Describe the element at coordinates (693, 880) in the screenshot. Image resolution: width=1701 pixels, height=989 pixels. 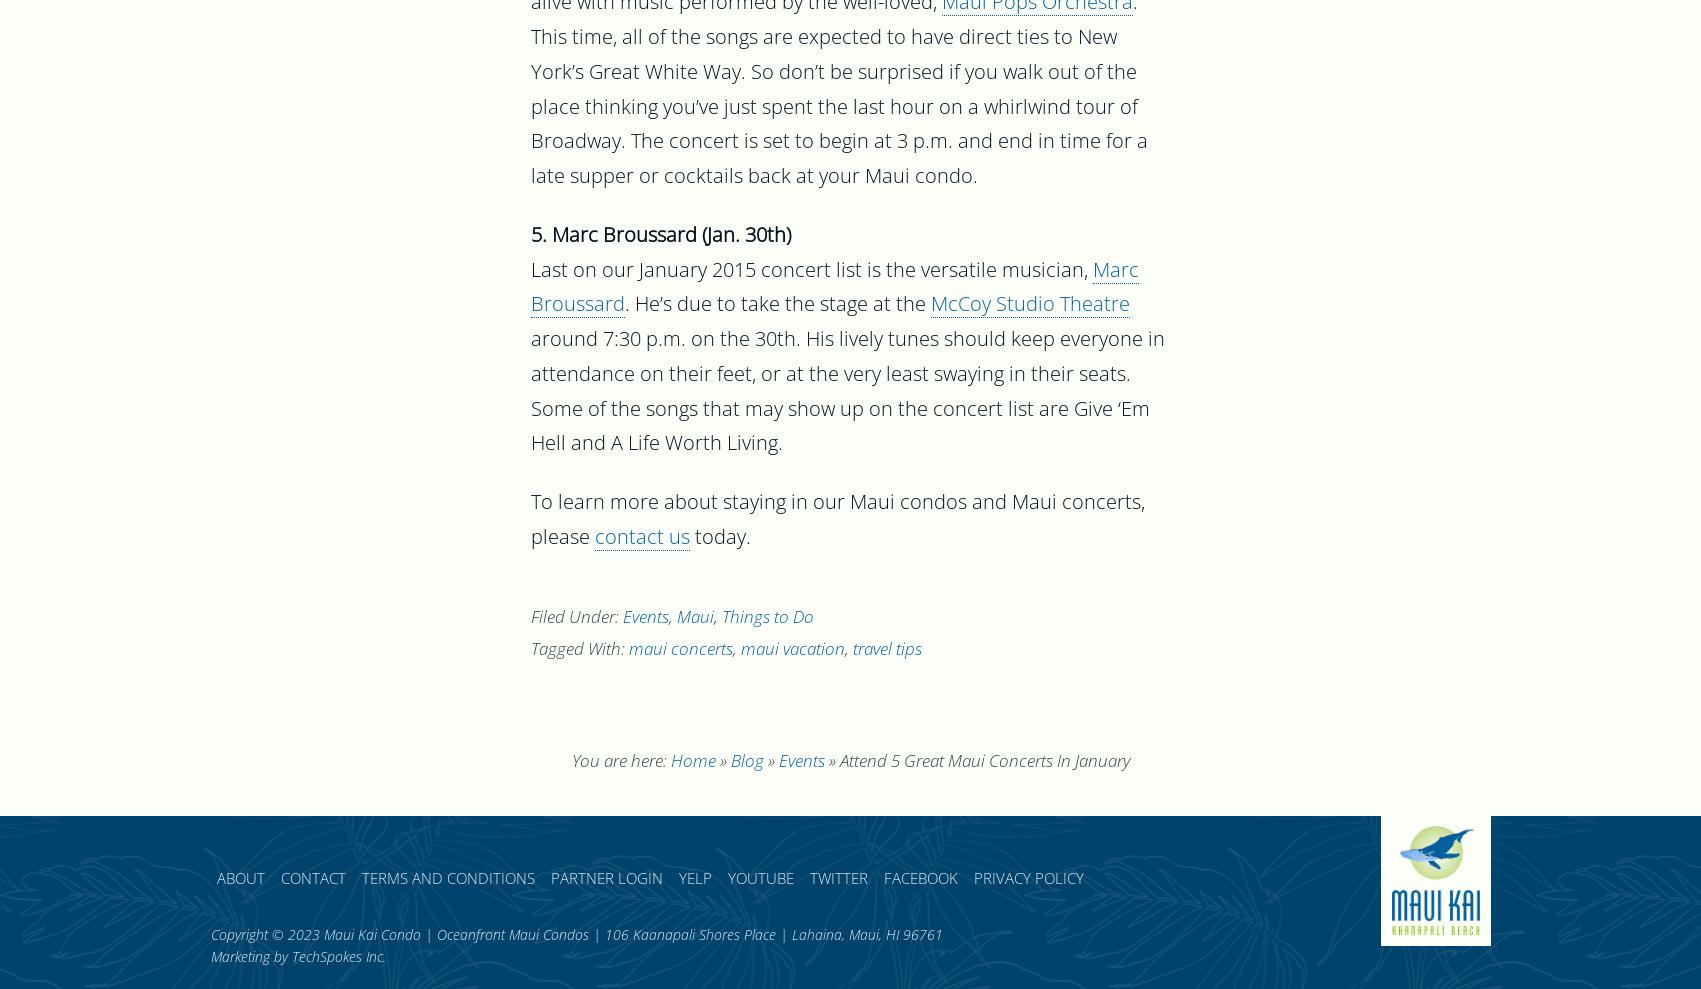
I see `'Yelp'` at that location.